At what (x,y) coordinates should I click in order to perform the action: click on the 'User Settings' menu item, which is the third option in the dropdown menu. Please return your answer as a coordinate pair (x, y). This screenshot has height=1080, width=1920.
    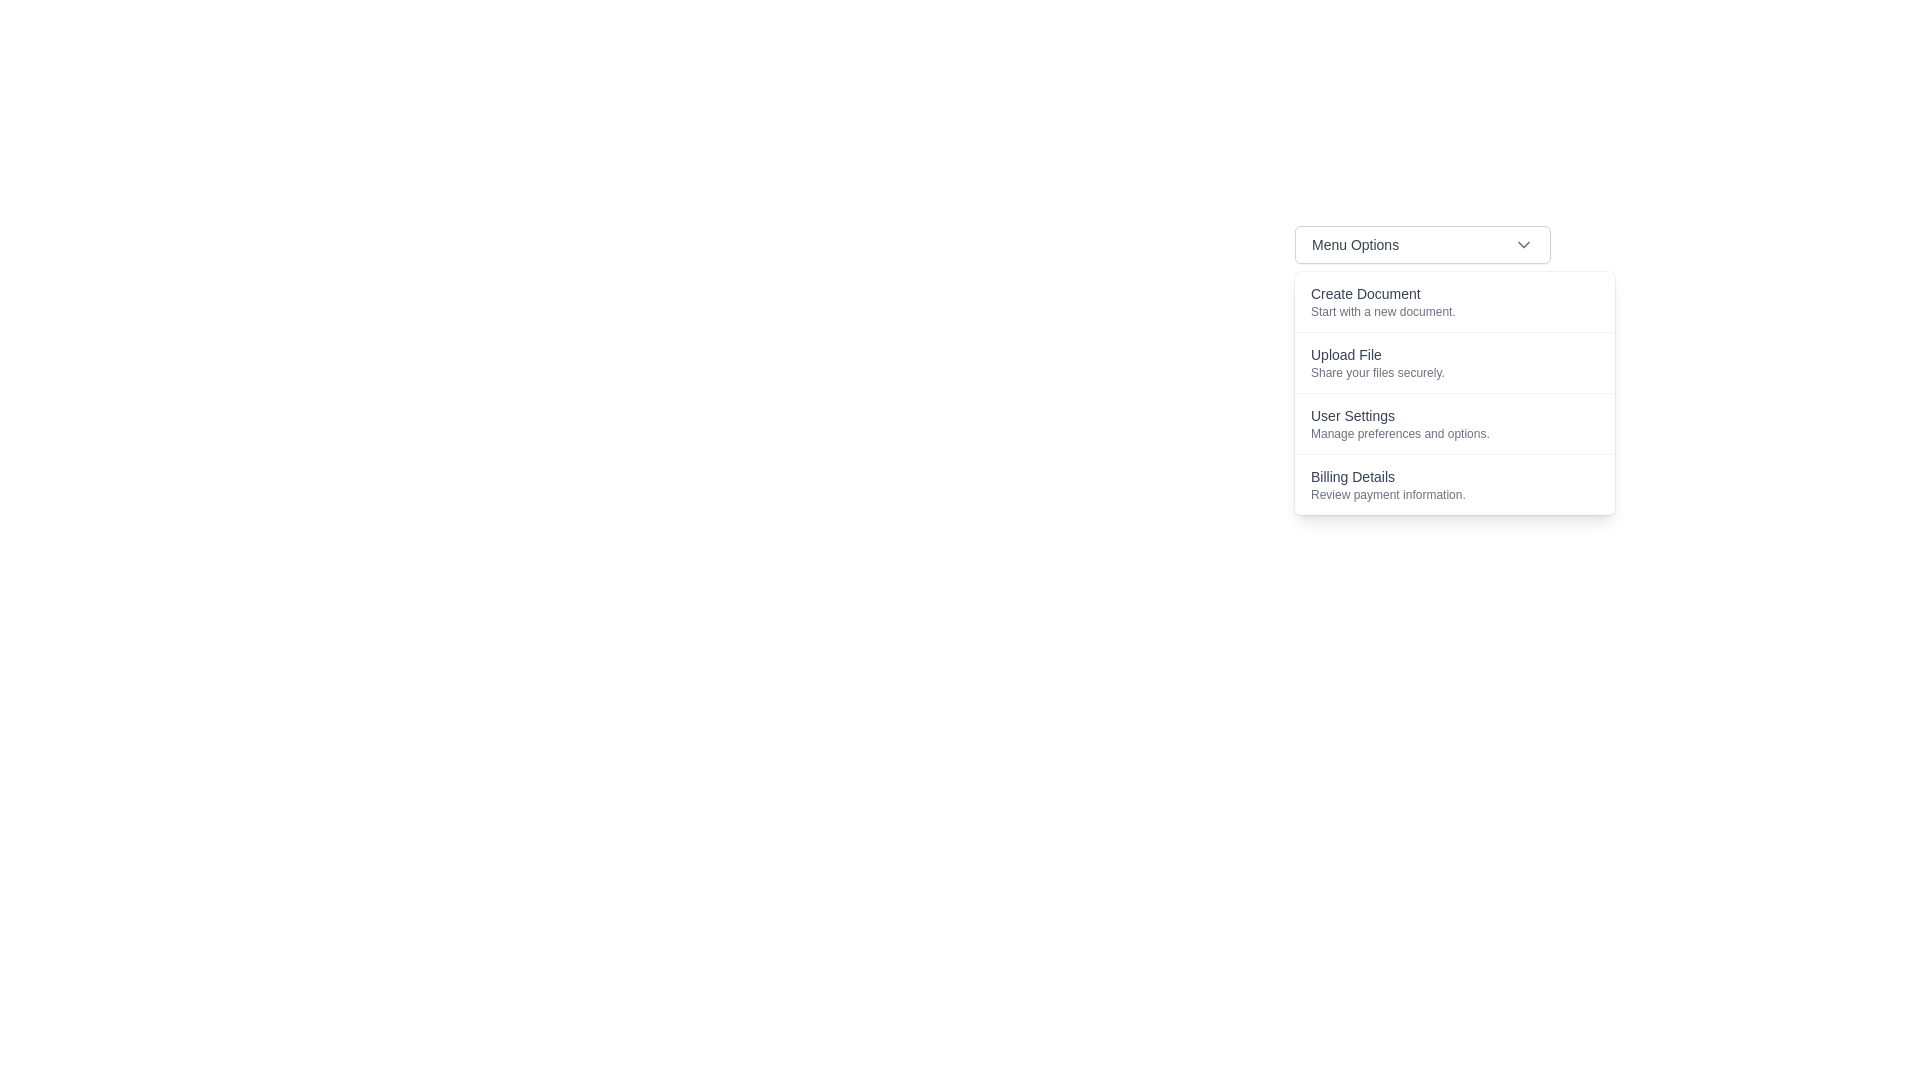
    Looking at the image, I should click on (1454, 422).